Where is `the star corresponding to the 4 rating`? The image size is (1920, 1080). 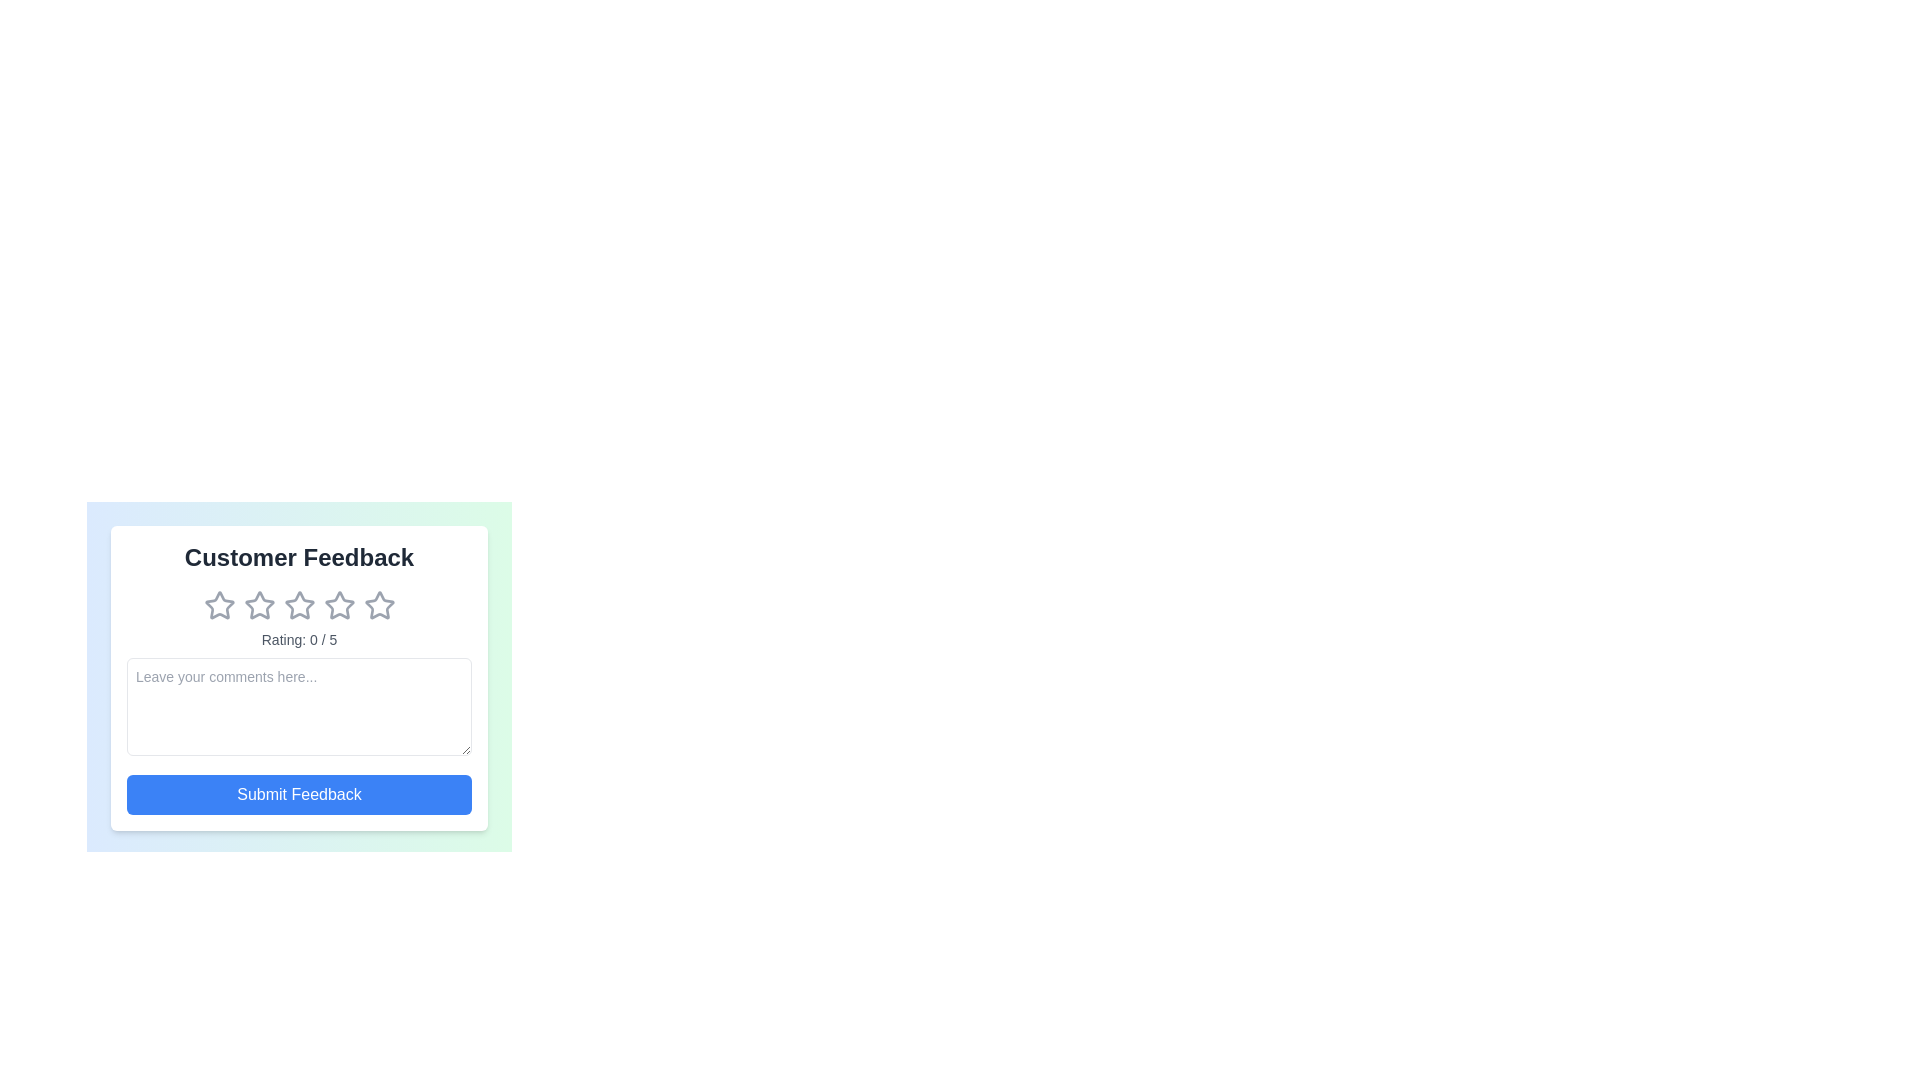
the star corresponding to the 4 rating is located at coordinates (339, 604).